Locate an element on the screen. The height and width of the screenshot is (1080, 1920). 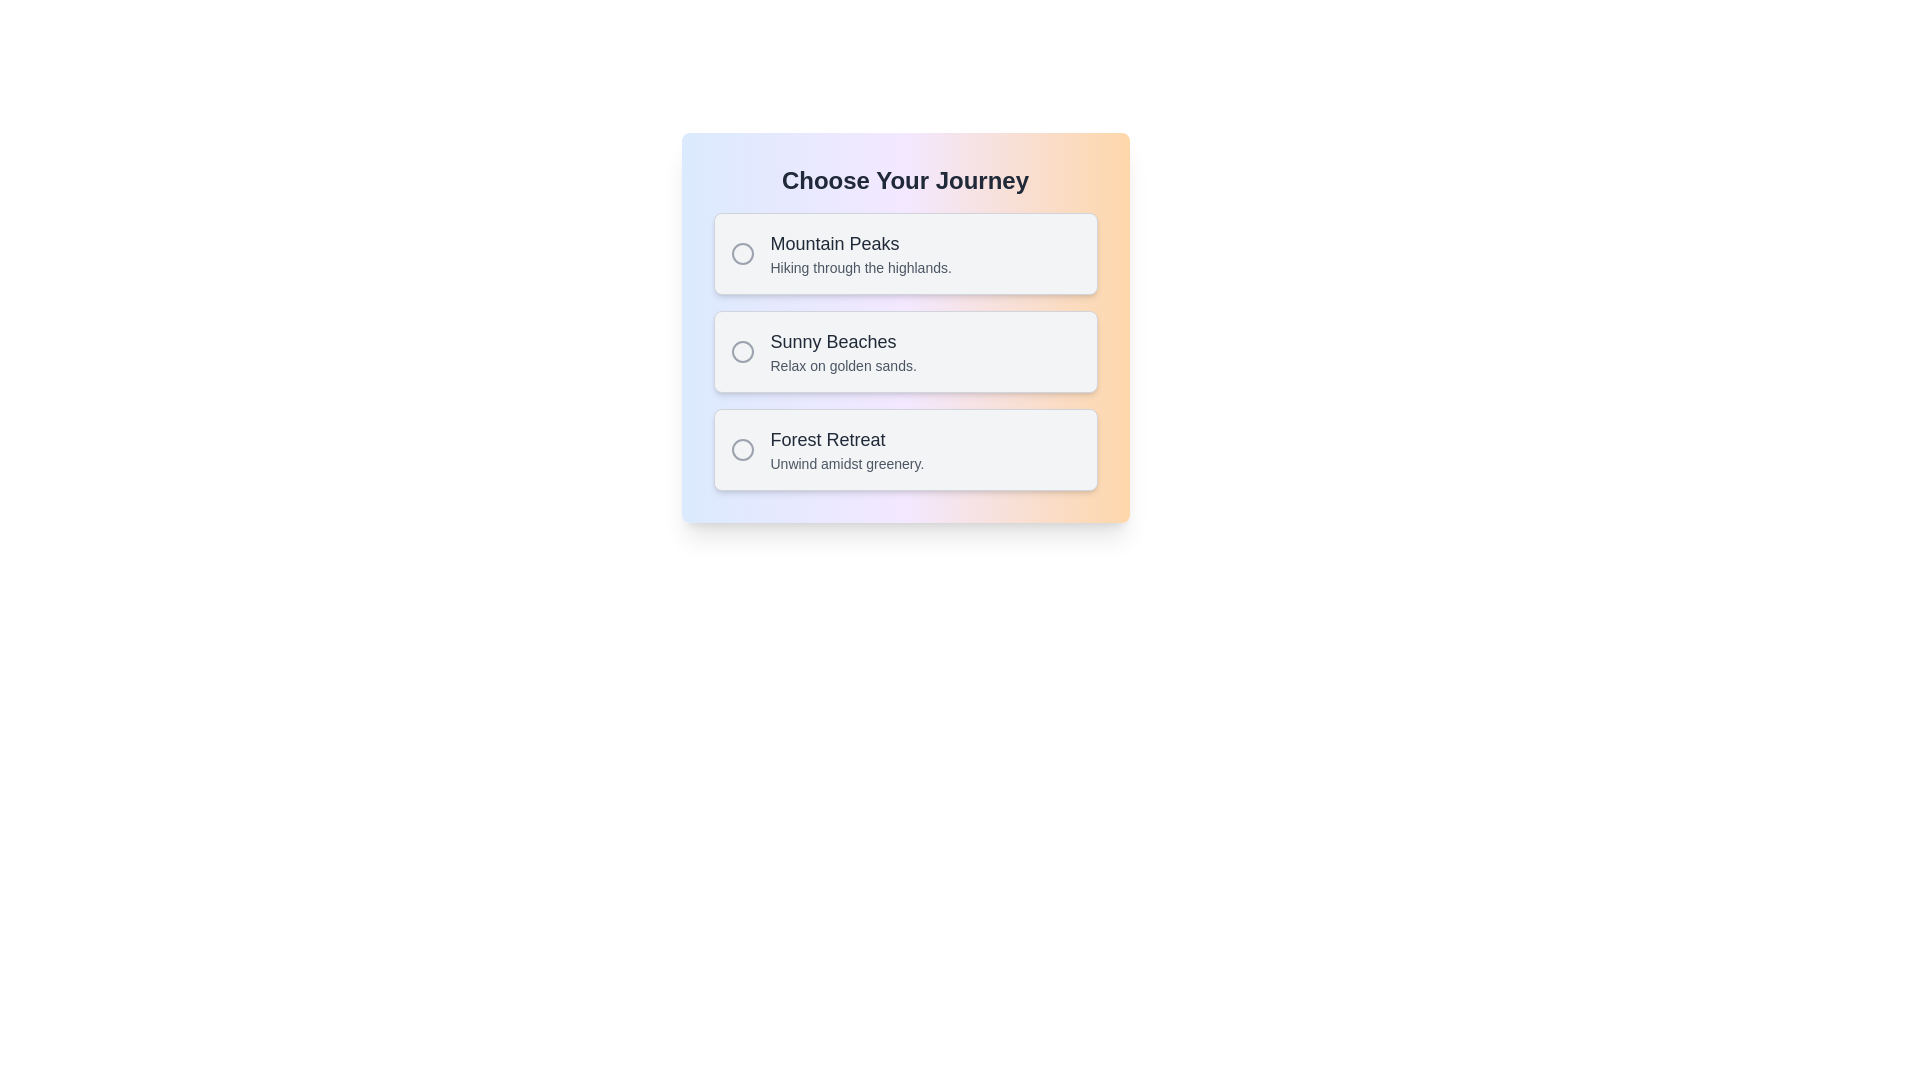
the state of the circular graphical decorative element of the radio button for the 'Sunny Beaches' option is located at coordinates (741, 350).